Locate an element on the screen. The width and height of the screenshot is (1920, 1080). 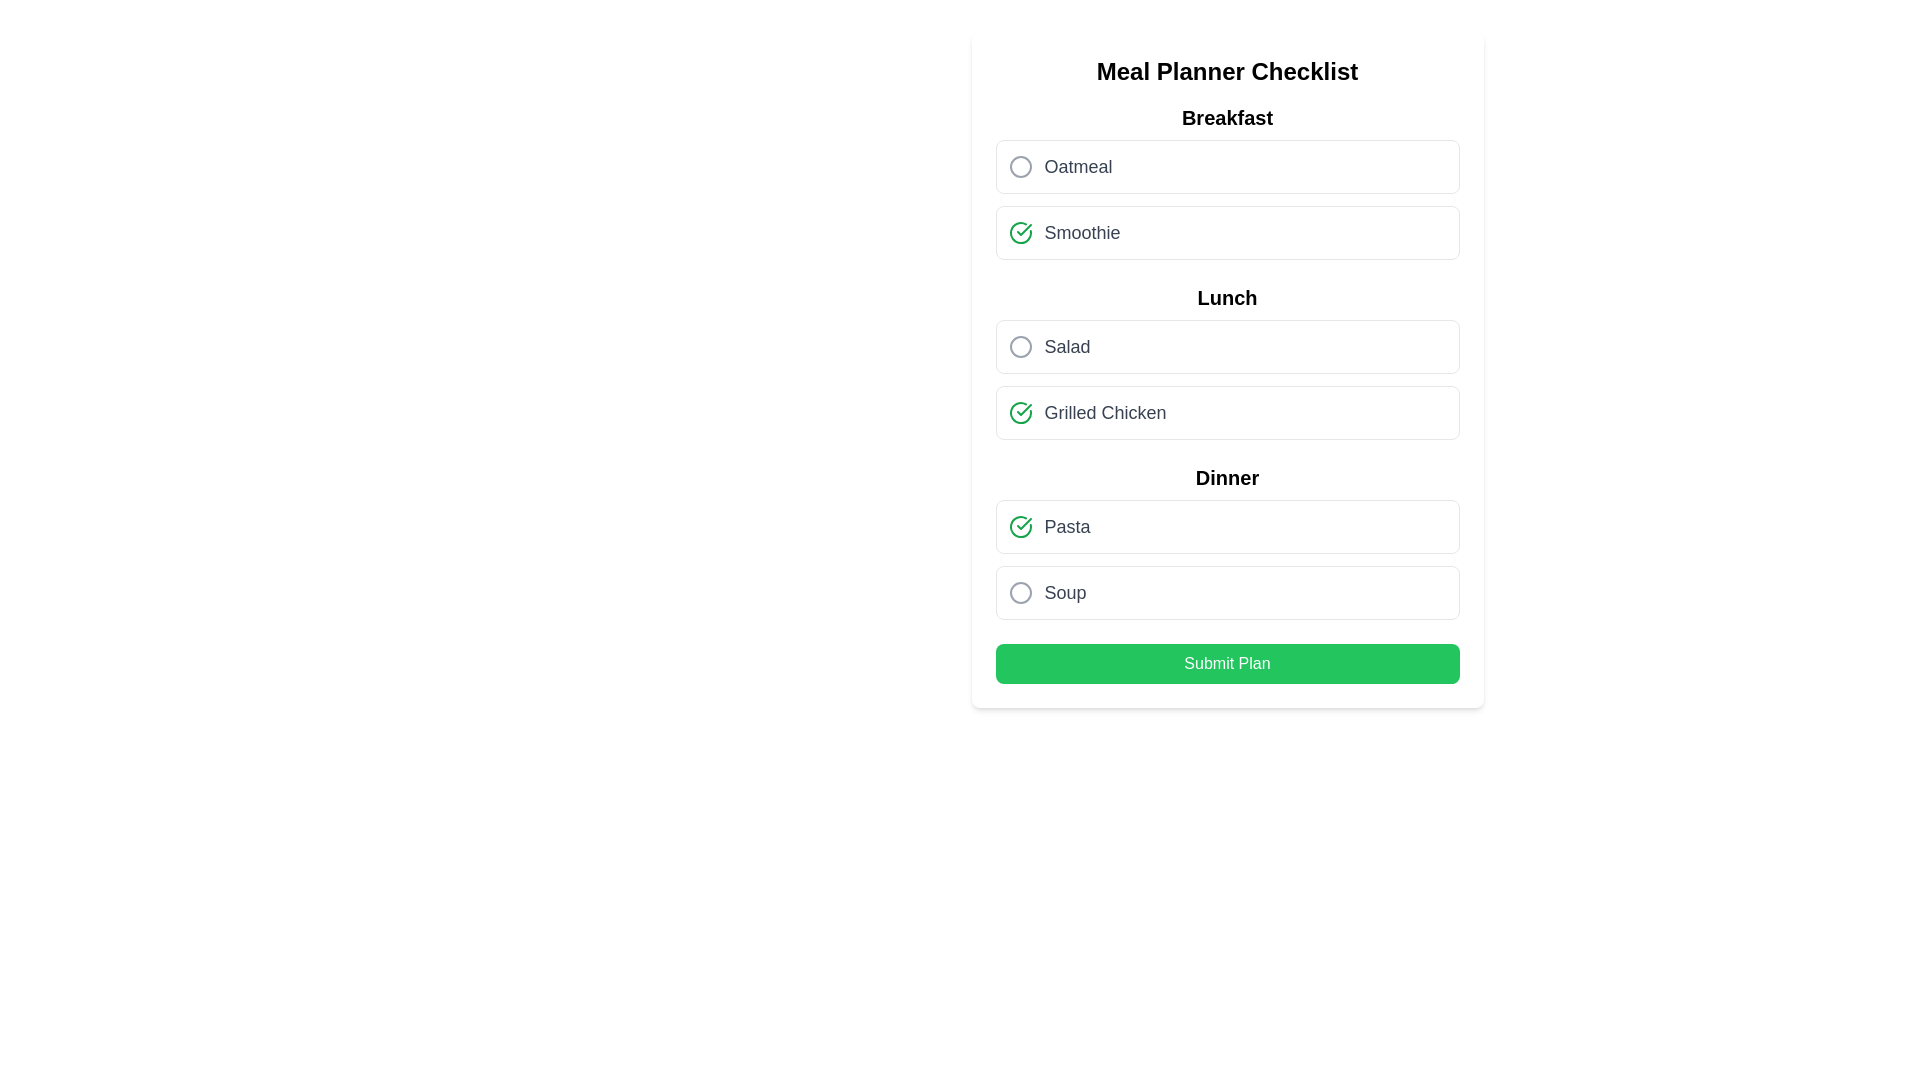
the circular icon with a gray stroke appearance located in the 'Dinner' section next to the 'Soup' label is located at coordinates (1020, 592).